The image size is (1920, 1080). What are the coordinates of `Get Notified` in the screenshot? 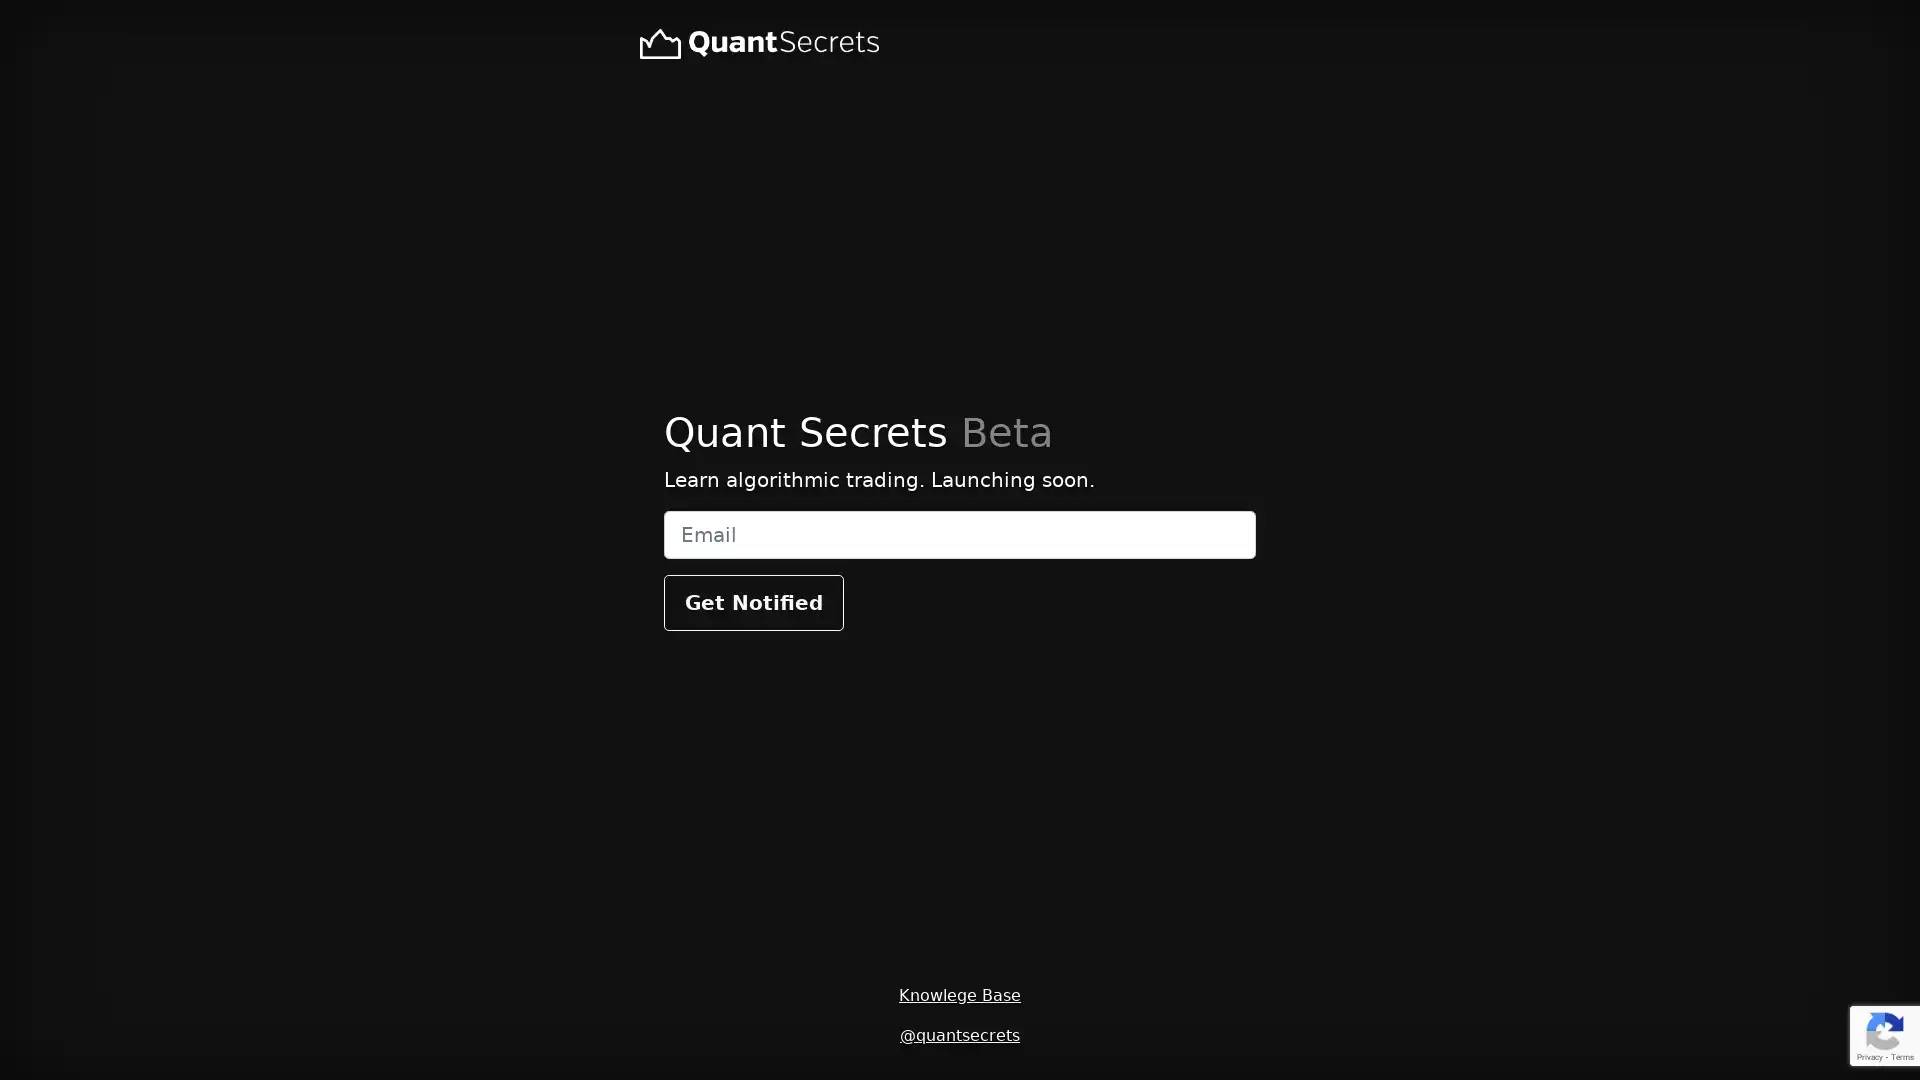 It's located at (752, 601).